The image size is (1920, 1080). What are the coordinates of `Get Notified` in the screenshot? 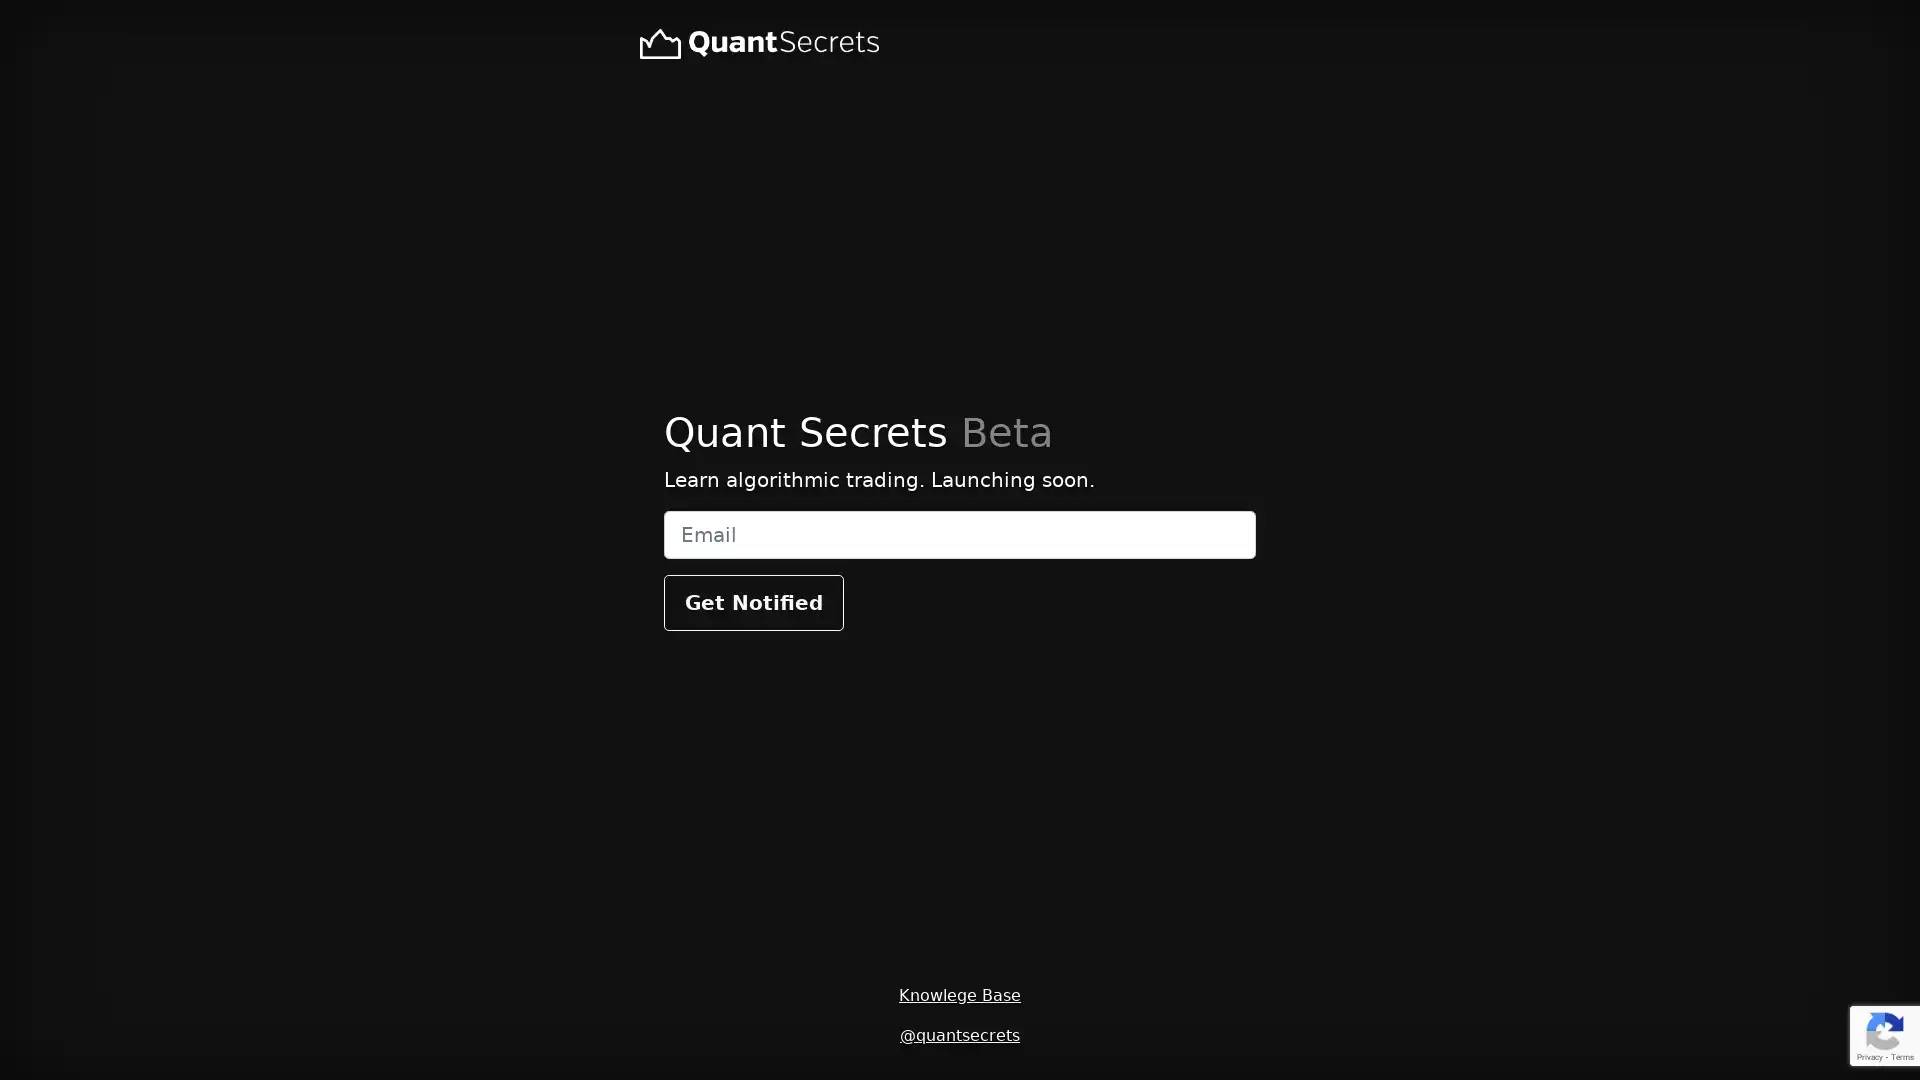 It's located at (752, 601).